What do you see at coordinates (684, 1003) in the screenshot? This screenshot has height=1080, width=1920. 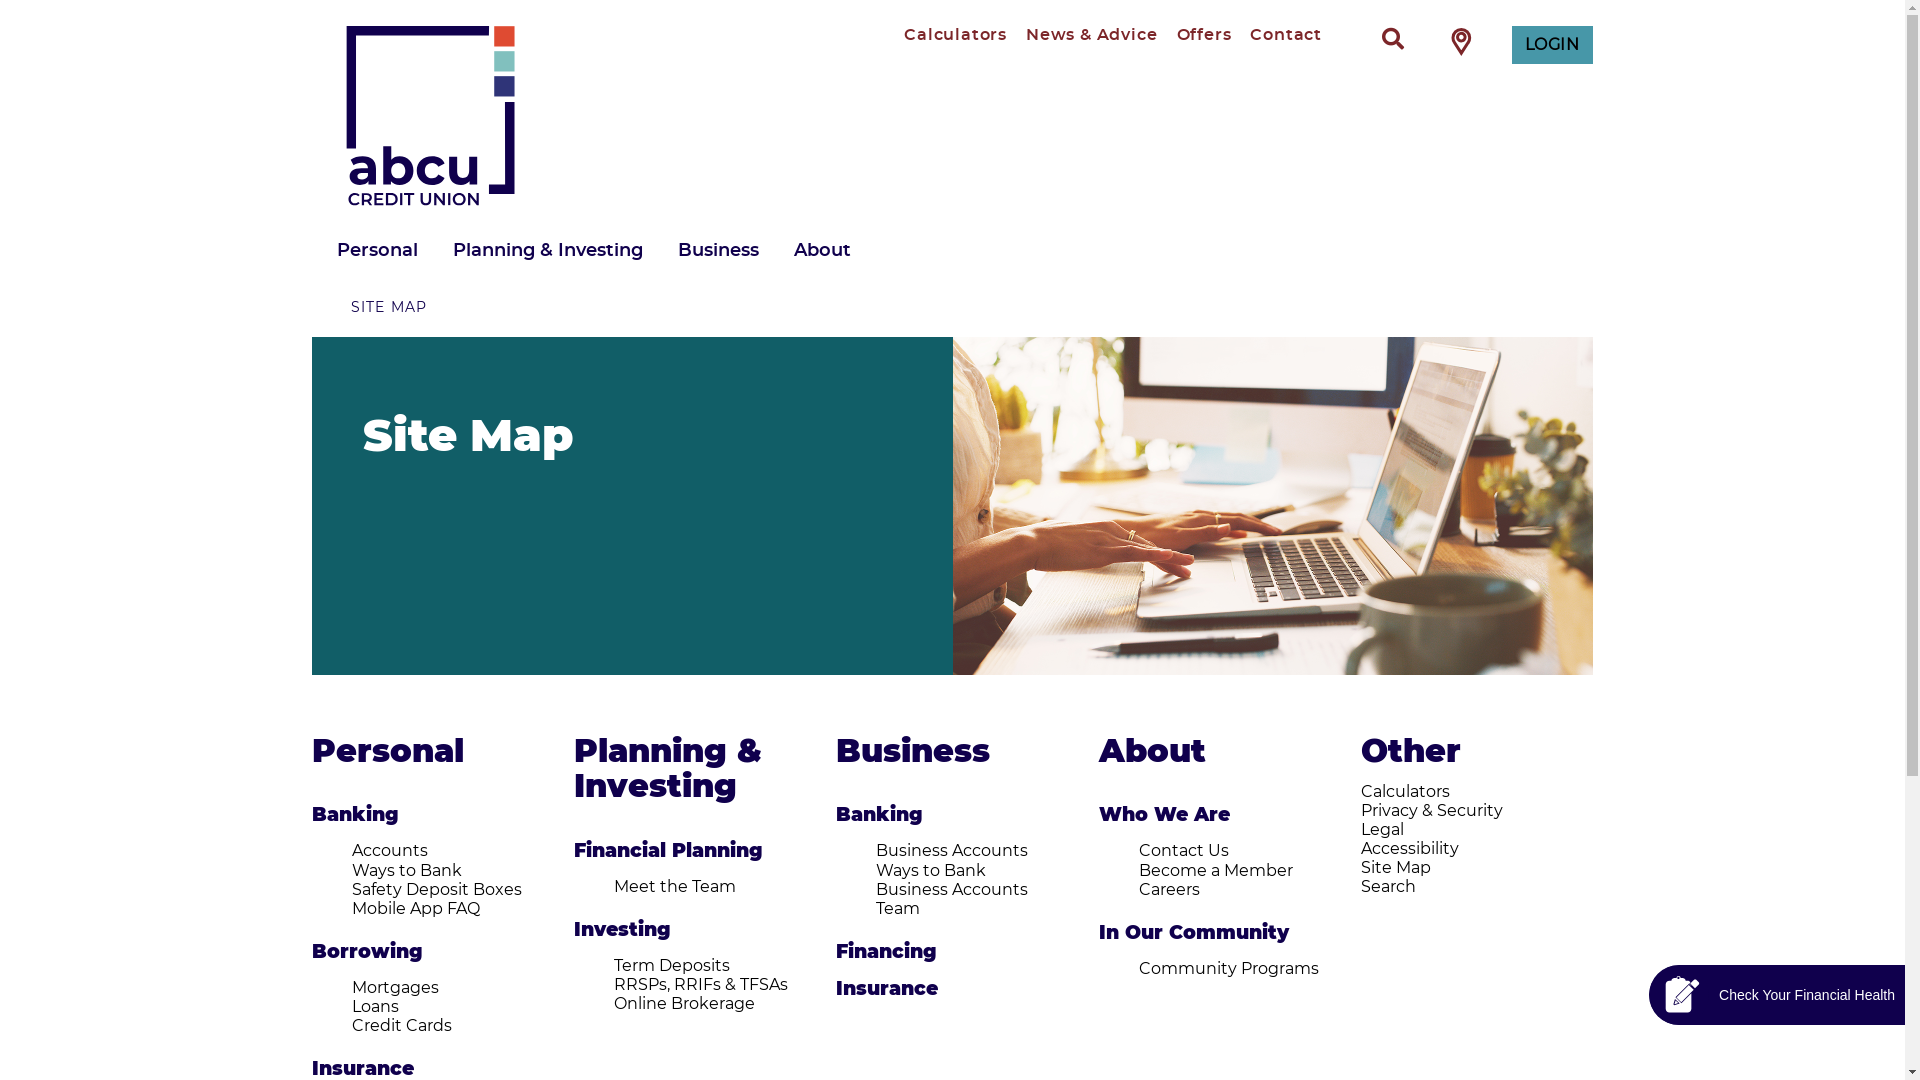 I see `'Online Brokerage'` at bounding box center [684, 1003].